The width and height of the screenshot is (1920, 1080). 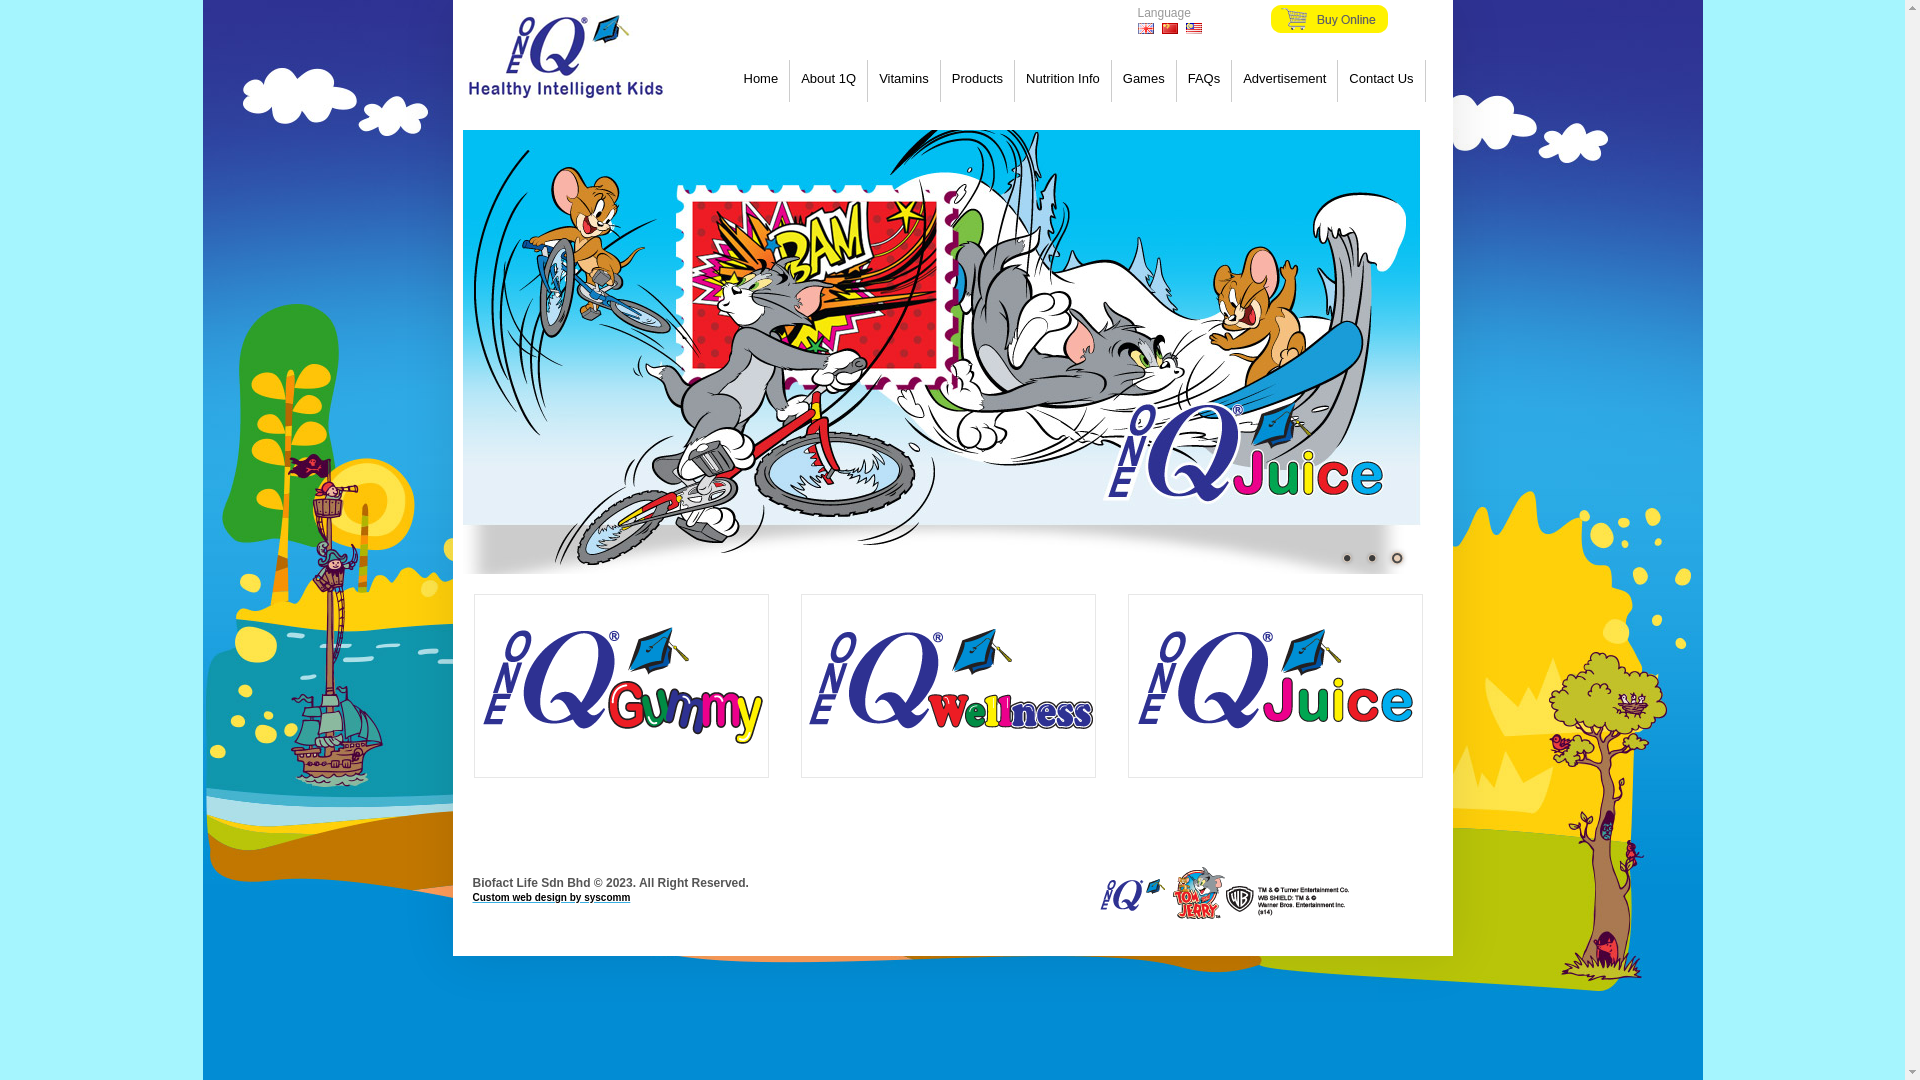 I want to click on 'English', so click(x=1137, y=28).